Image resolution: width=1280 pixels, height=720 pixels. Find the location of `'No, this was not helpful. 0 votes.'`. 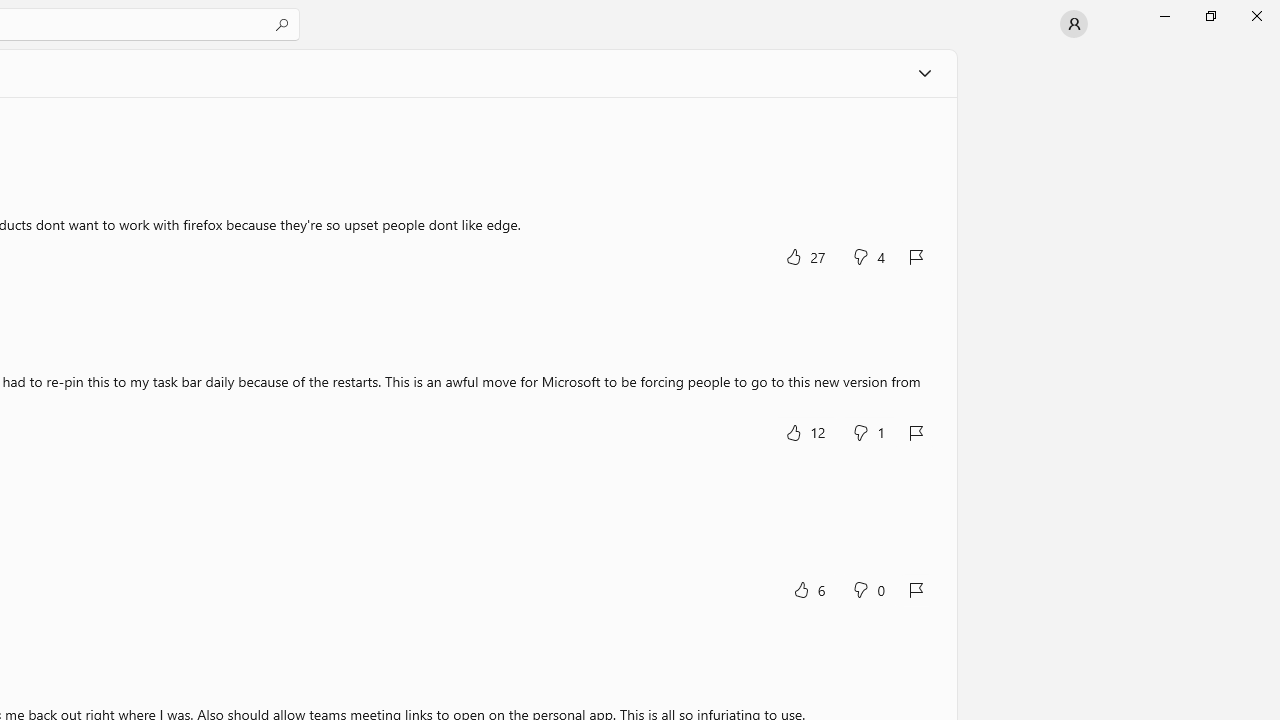

'No, this was not helpful. 0 votes.' is located at coordinates (868, 588).